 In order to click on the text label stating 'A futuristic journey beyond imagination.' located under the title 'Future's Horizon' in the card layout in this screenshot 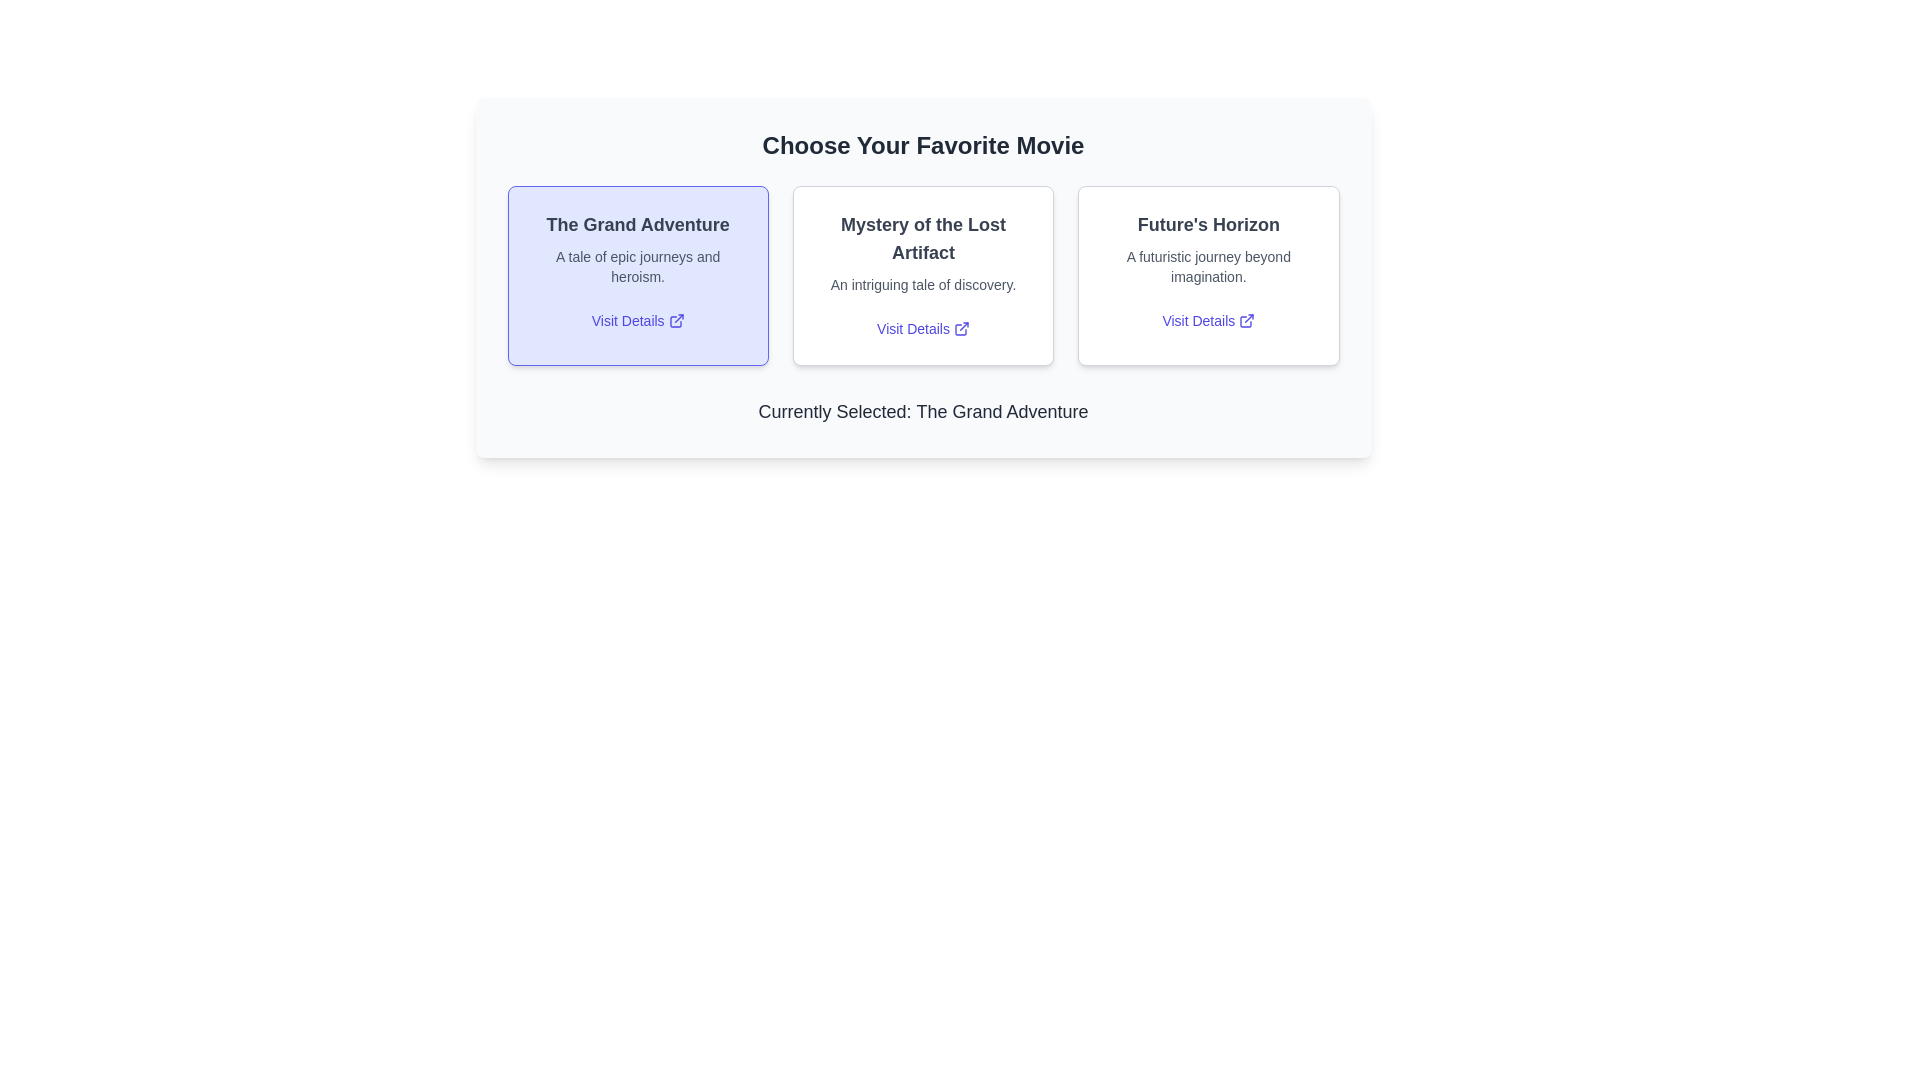, I will do `click(1207, 265)`.